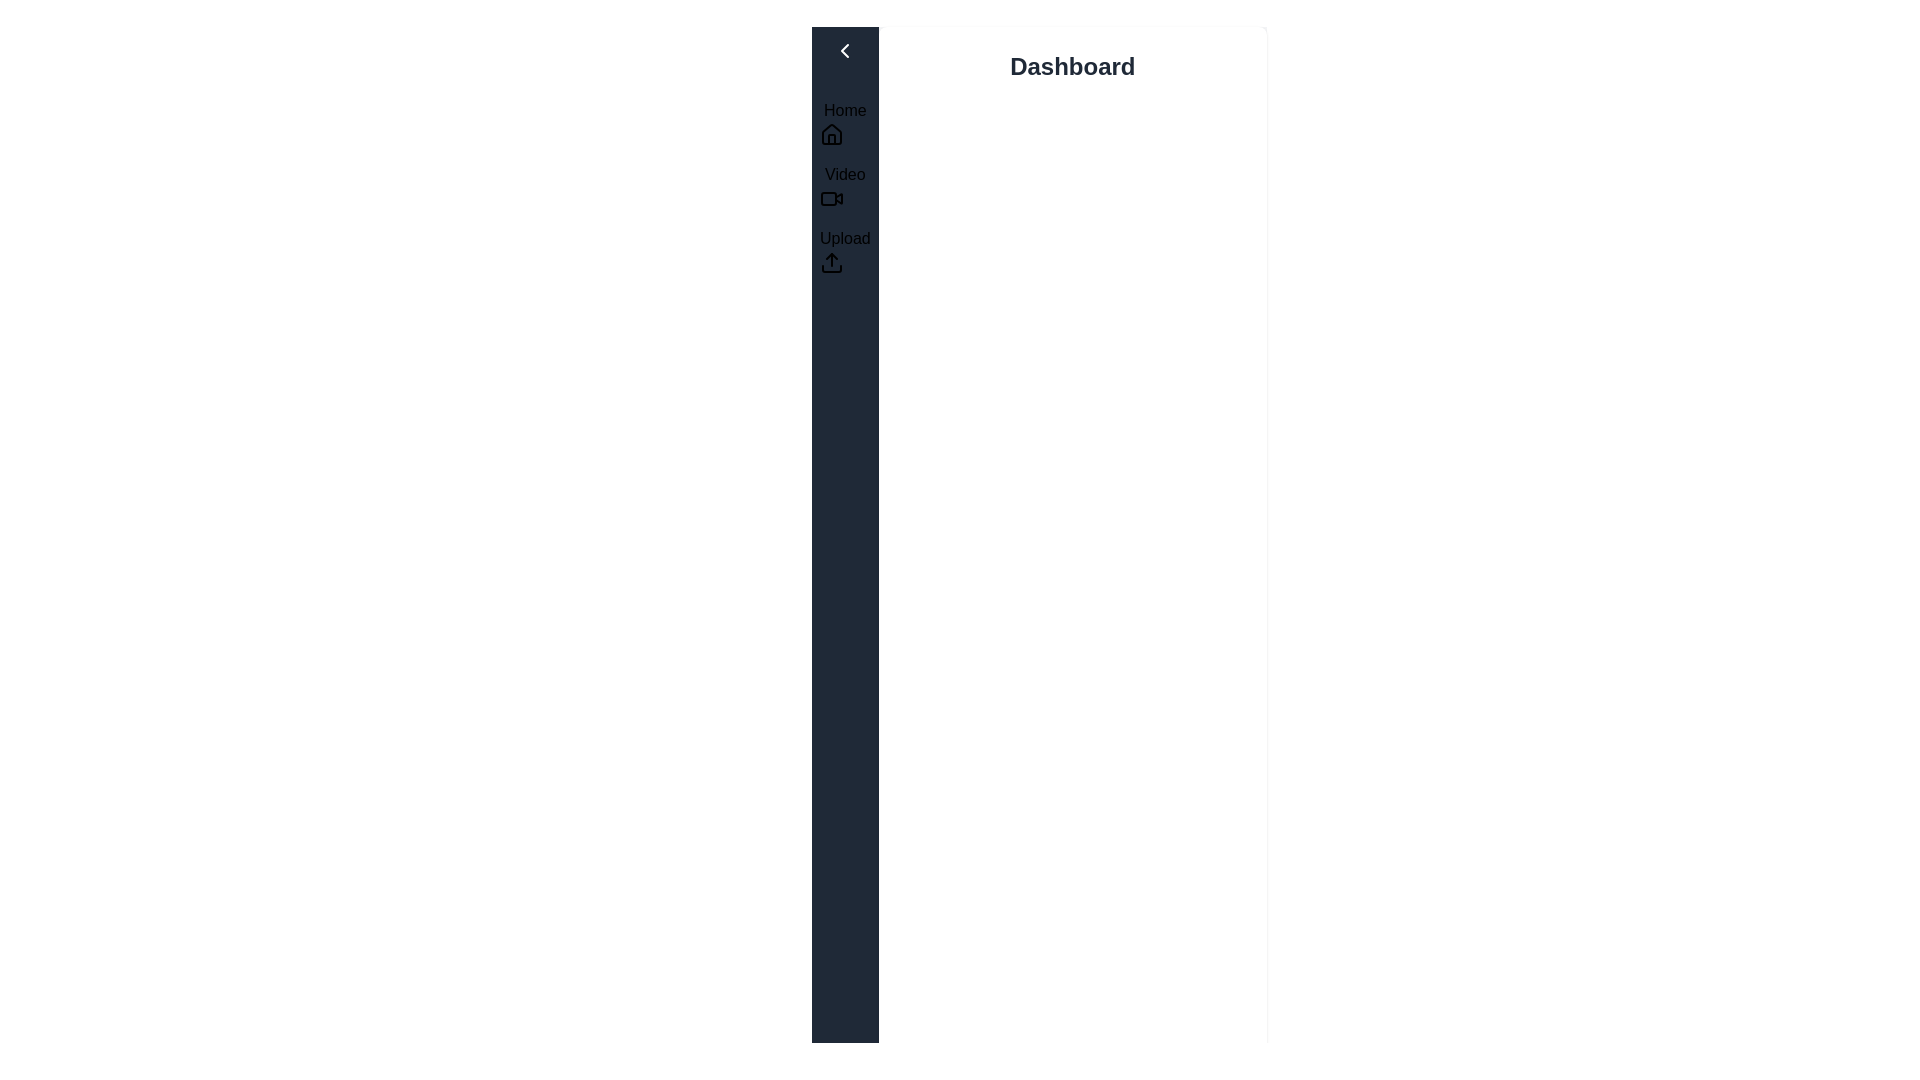 This screenshot has width=1920, height=1080. I want to click on the house-shaped icon located in the navigation sidebar, positioned right of the 'Home' label, so click(831, 134).